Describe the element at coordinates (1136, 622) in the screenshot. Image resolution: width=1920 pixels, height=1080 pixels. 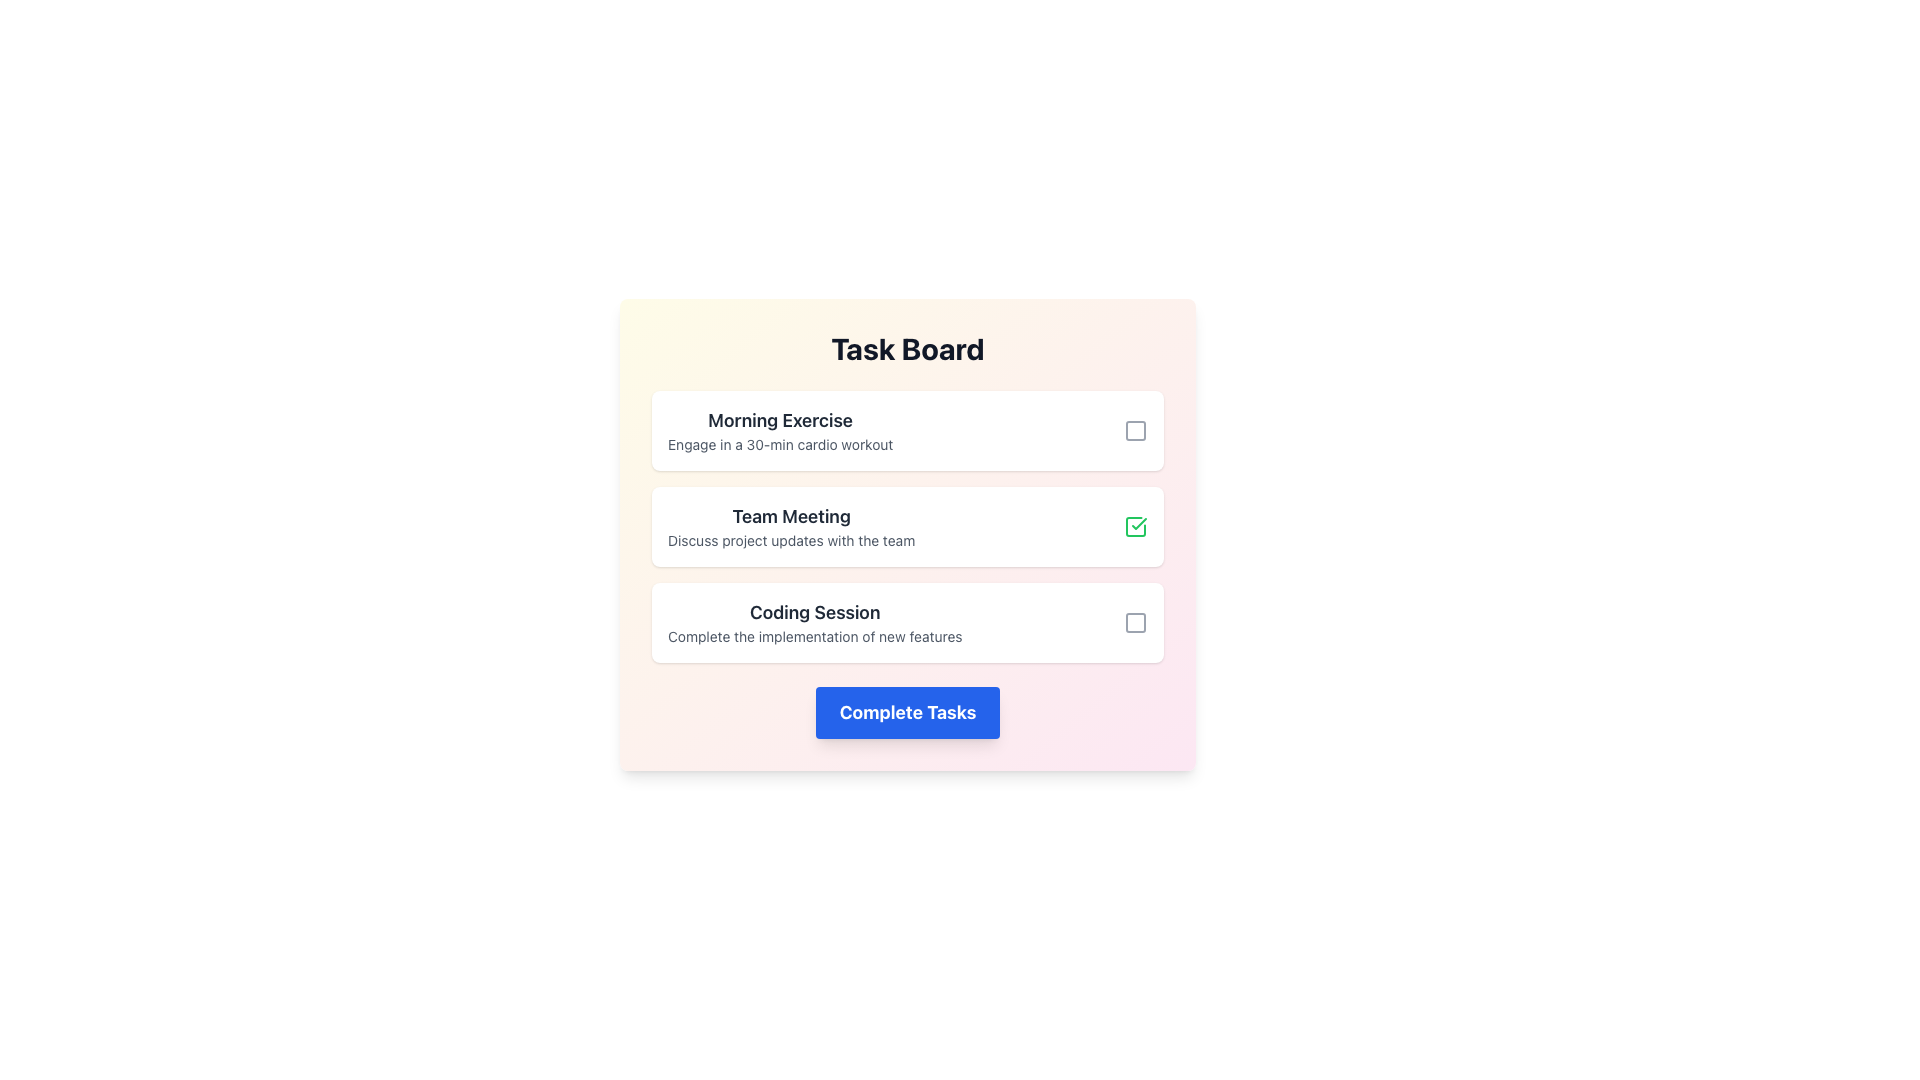
I see `the selectable button that marks the 'Coding Session' task as incomplete` at that location.